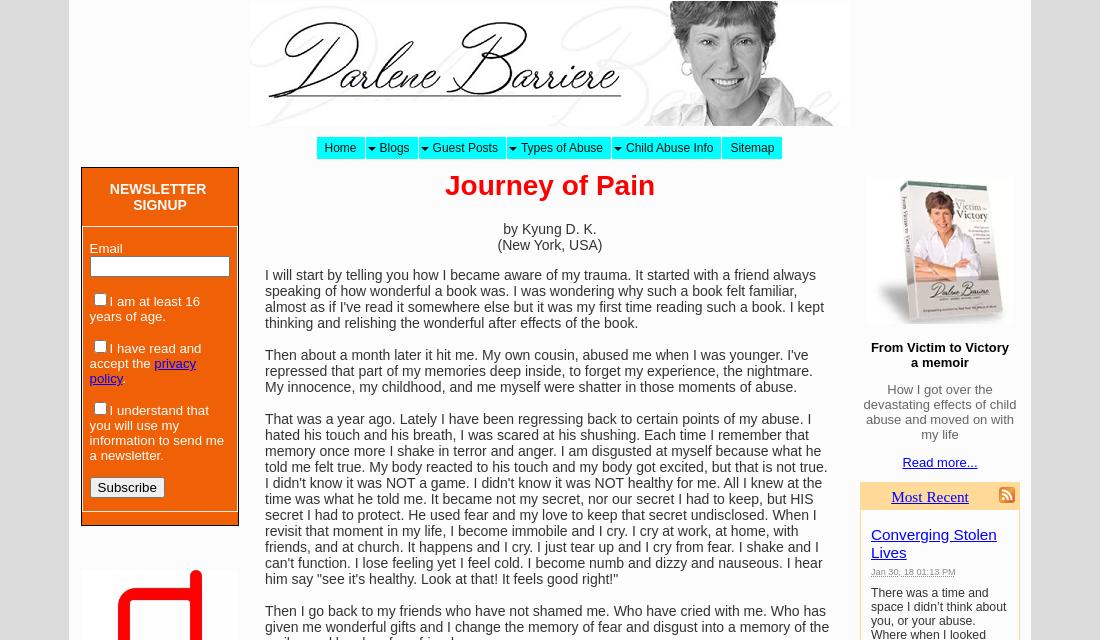  What do you see at coordinates (750, 147) in the screenshot?
I see `'Sitemap'` at bounding box center [750, 147].